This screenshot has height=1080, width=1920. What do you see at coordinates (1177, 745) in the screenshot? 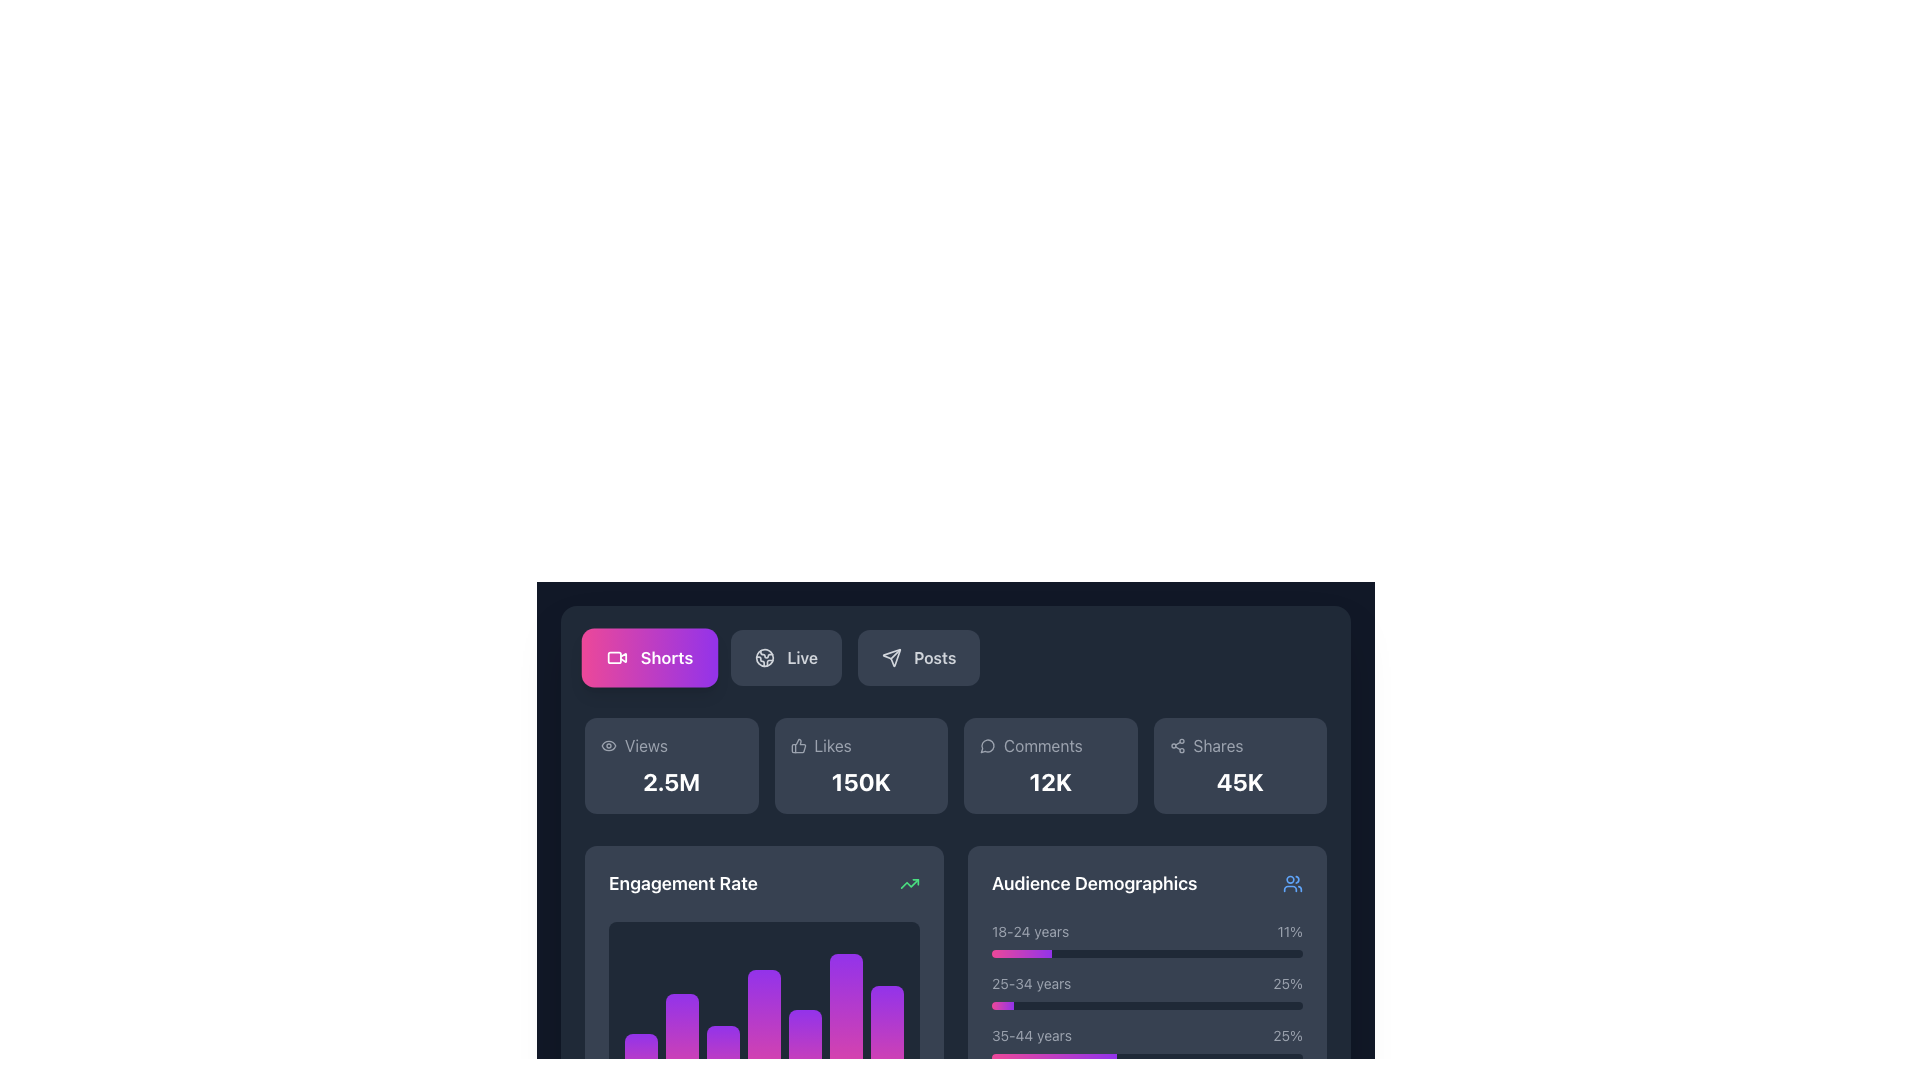
I see `the share icon, which features a minimalist design with three linked circles, located to the left of the 'Shares' label and number '45K' in the top-right corner of the grey box` at bounding box center [1177, 745].